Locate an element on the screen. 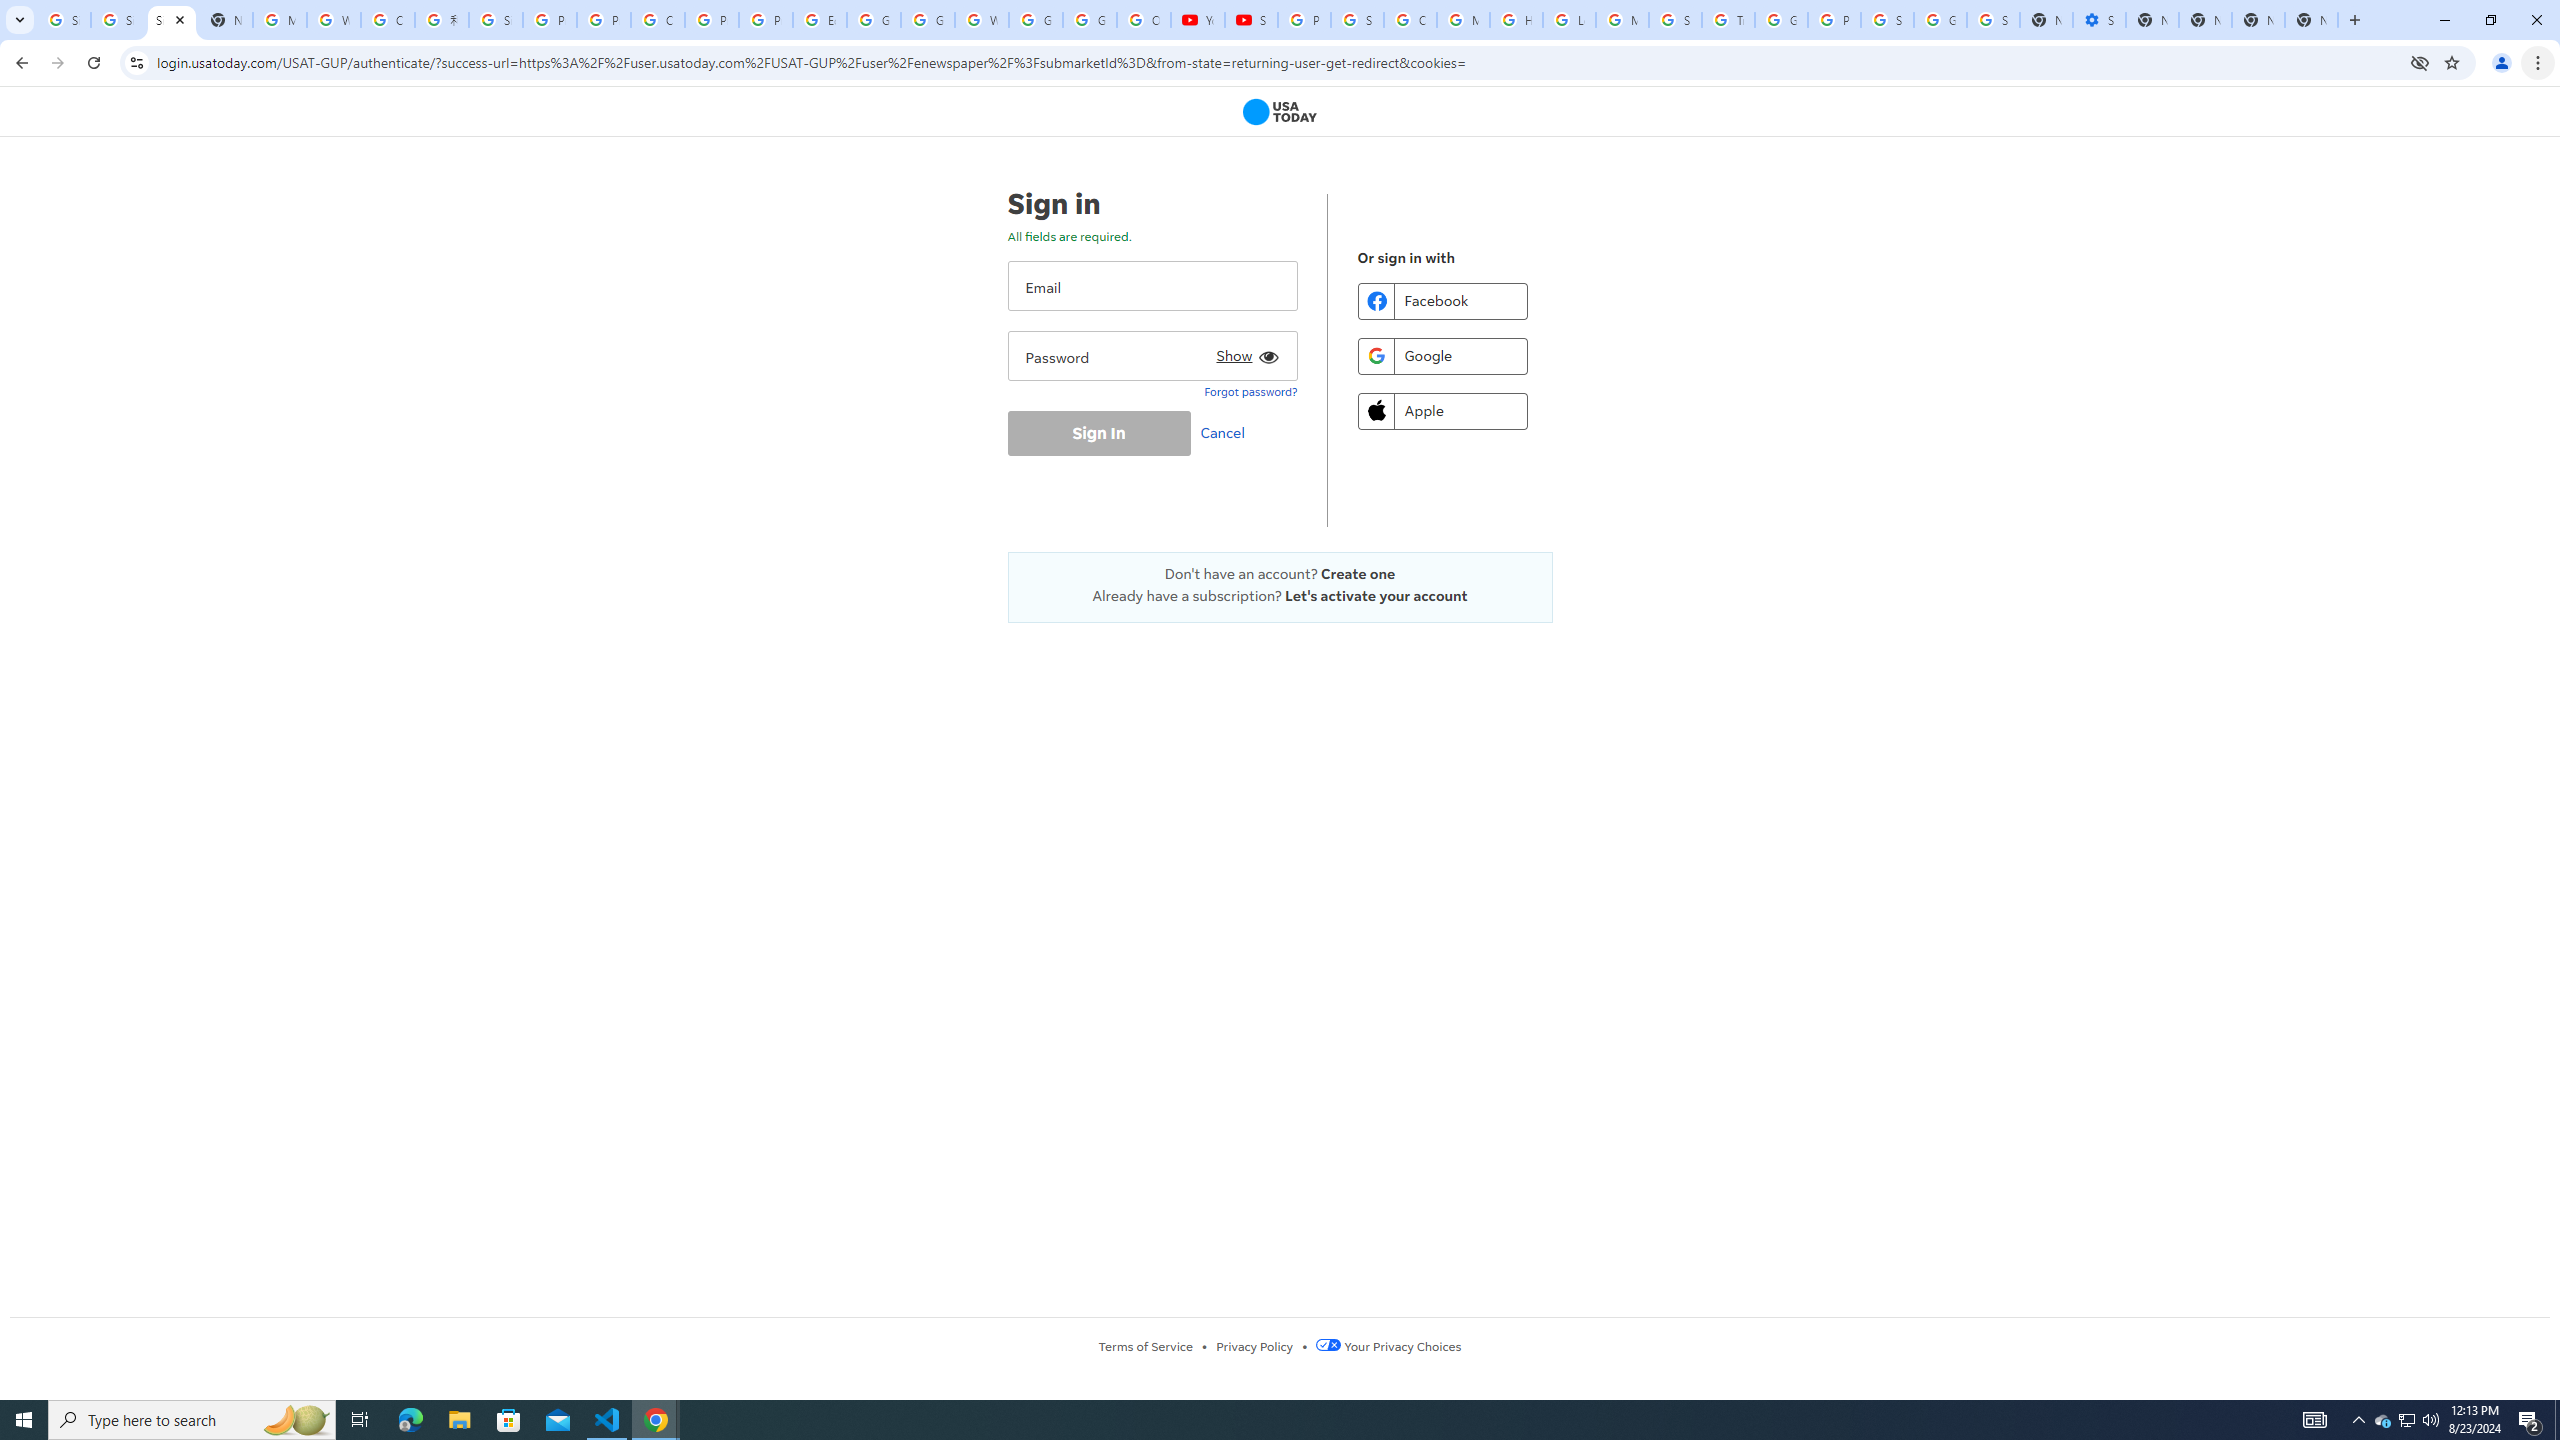 This screenshot has width=2560, height=1440. 'Google Ads - Sign in' is located at coordinates (1781, 19).